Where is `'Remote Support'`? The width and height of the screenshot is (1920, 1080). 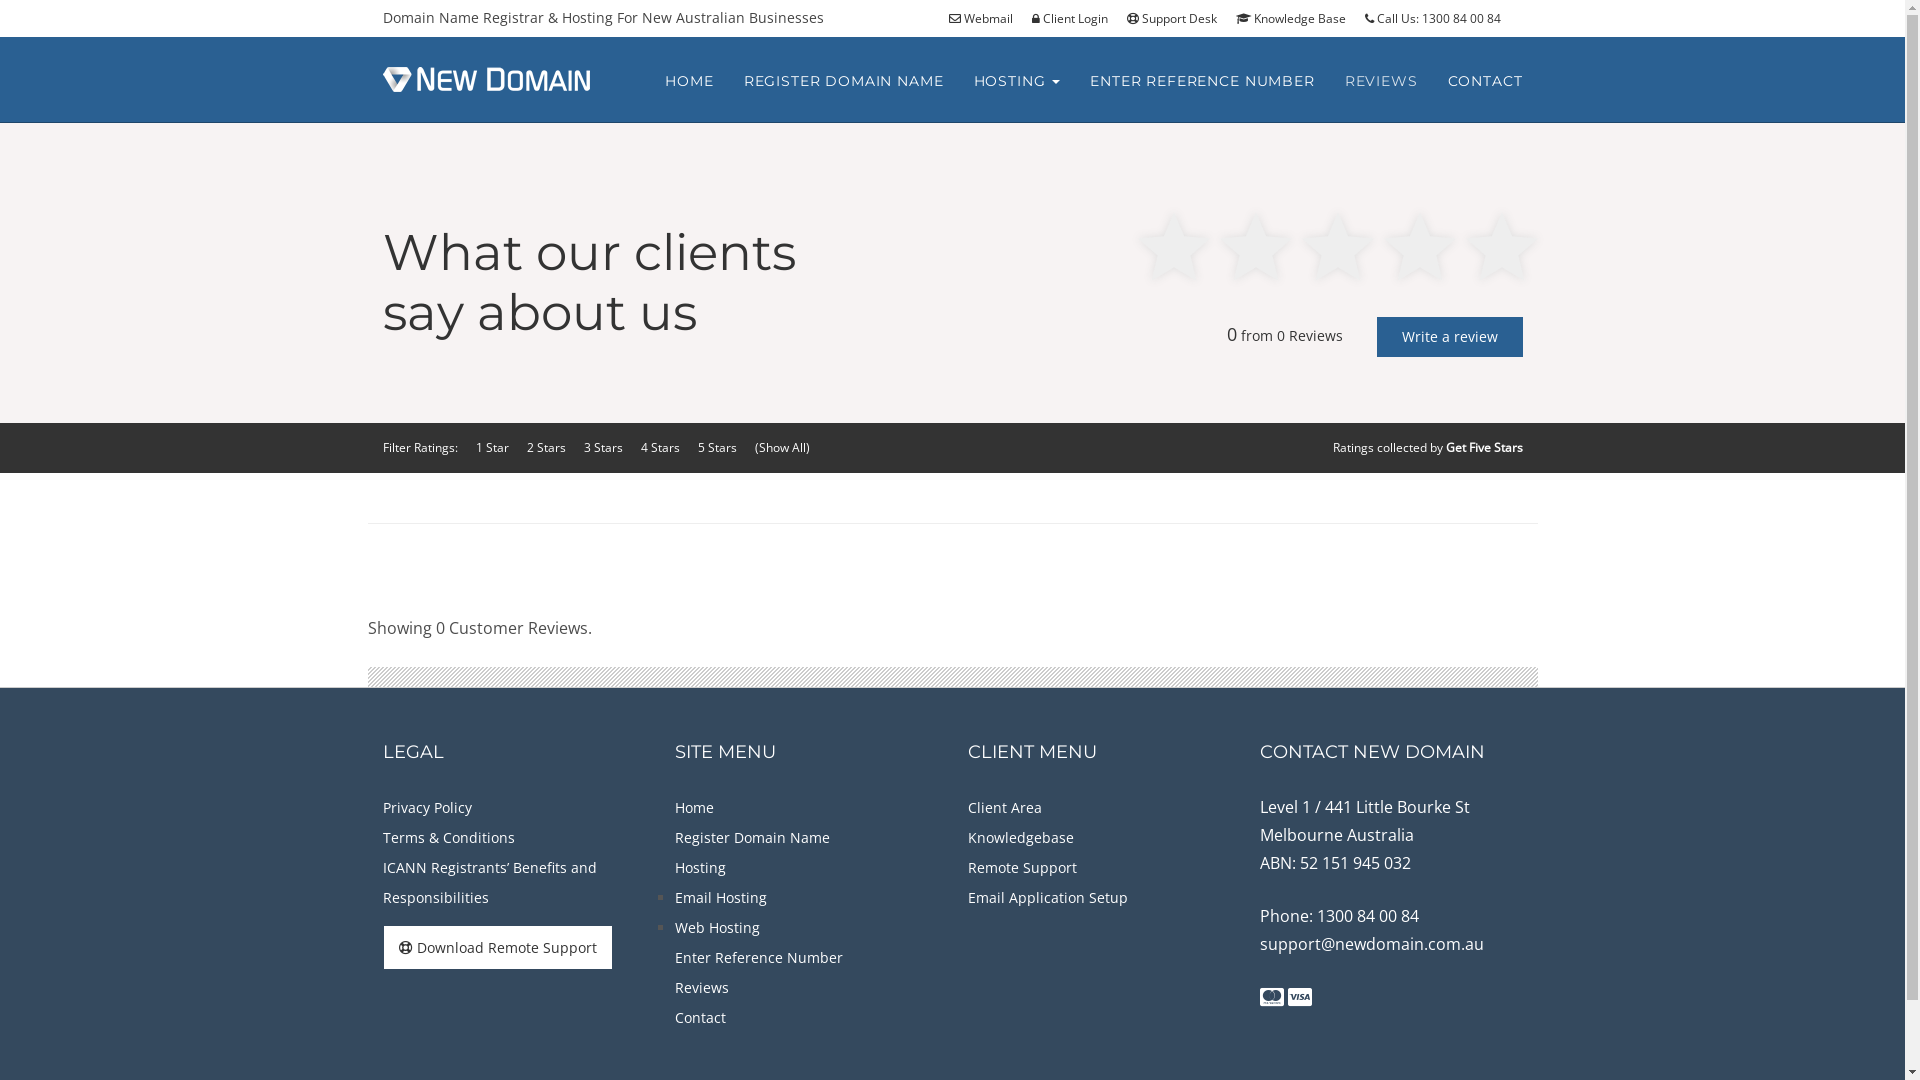 'Remote Support' is located at coordinates (1022, 866).